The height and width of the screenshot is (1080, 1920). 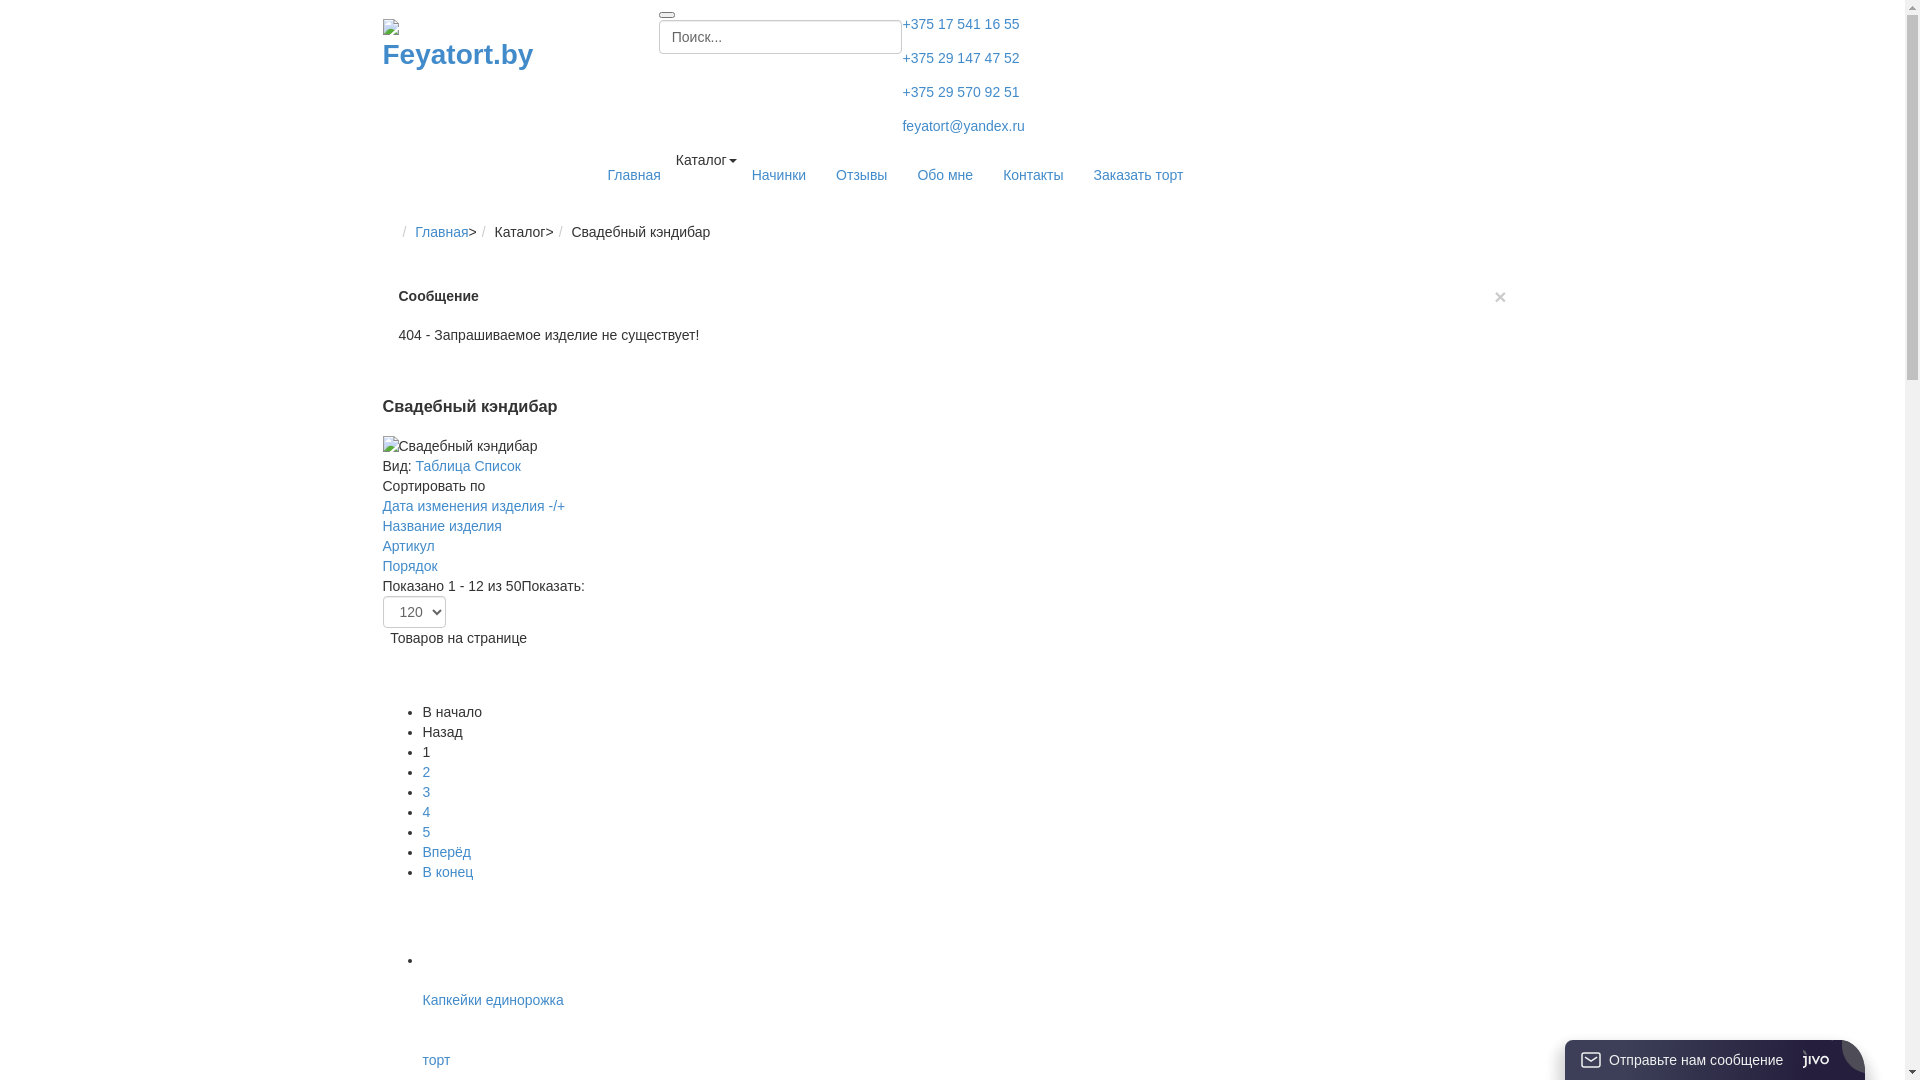 What do you see at coordinates (463, 45) in the screenshot?
I see `'Feyatort.by'` at bounding box center [463, 45].